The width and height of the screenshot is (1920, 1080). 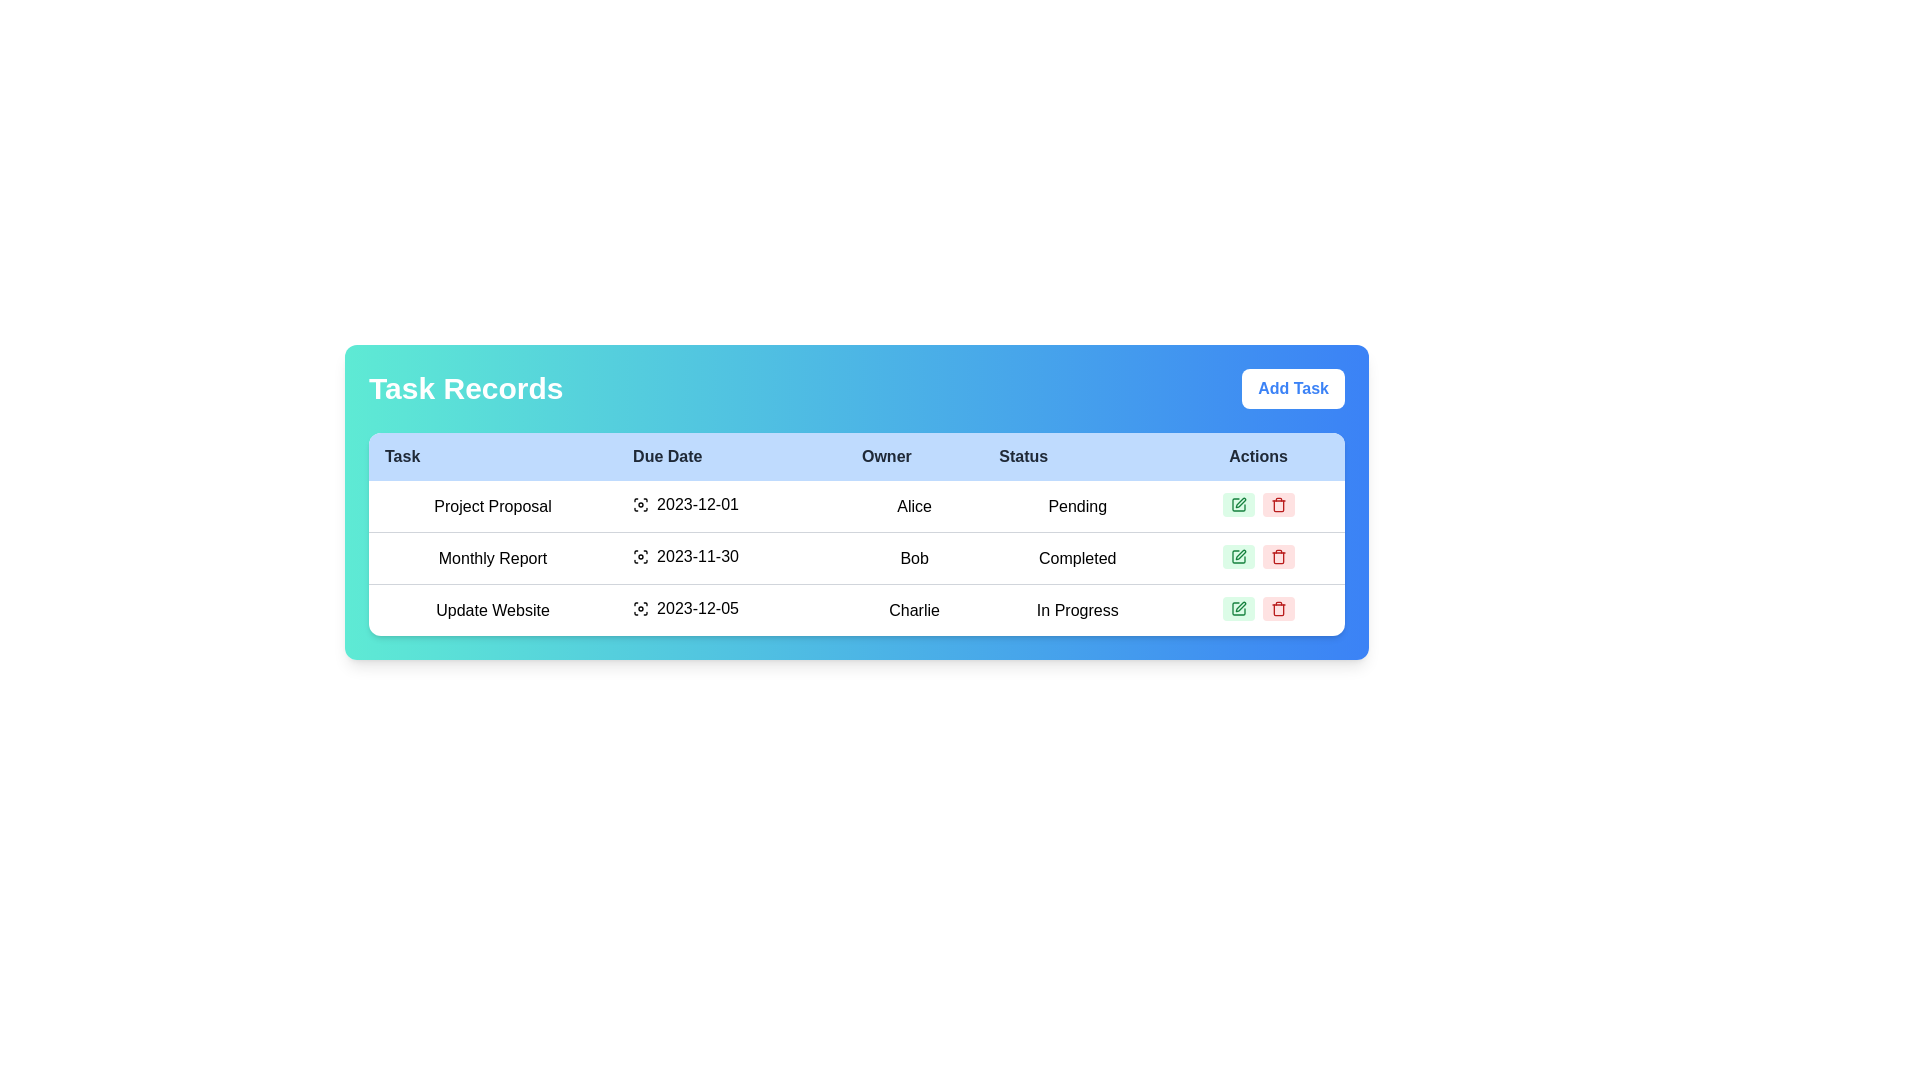 What do you see at coordinates (1276, 608) in the screenshot?
I see `the delete button located in the 'Actions' column of the 'Task Records' table, which is positioned to the right of the green edit icon in the last row` at bounding box center [1276, 608].